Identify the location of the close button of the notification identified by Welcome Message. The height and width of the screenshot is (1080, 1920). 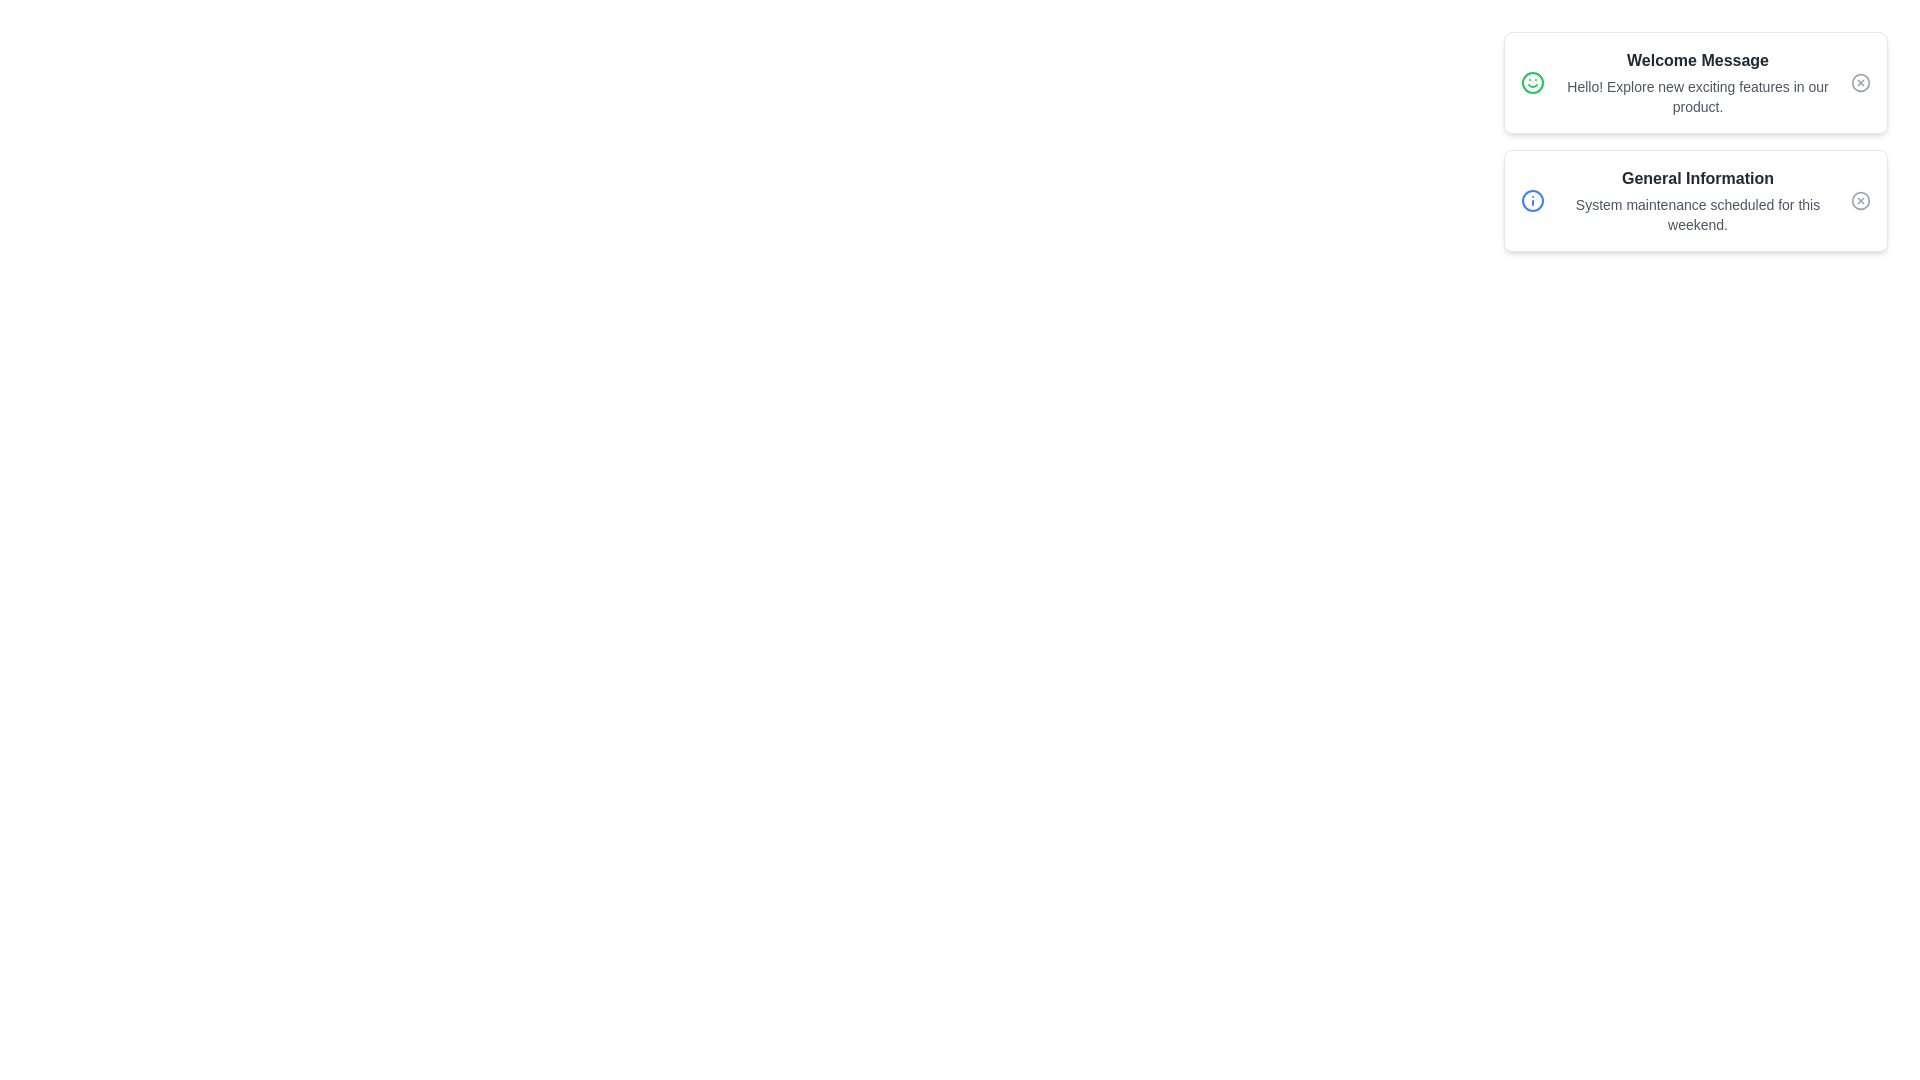
(1860, 82).